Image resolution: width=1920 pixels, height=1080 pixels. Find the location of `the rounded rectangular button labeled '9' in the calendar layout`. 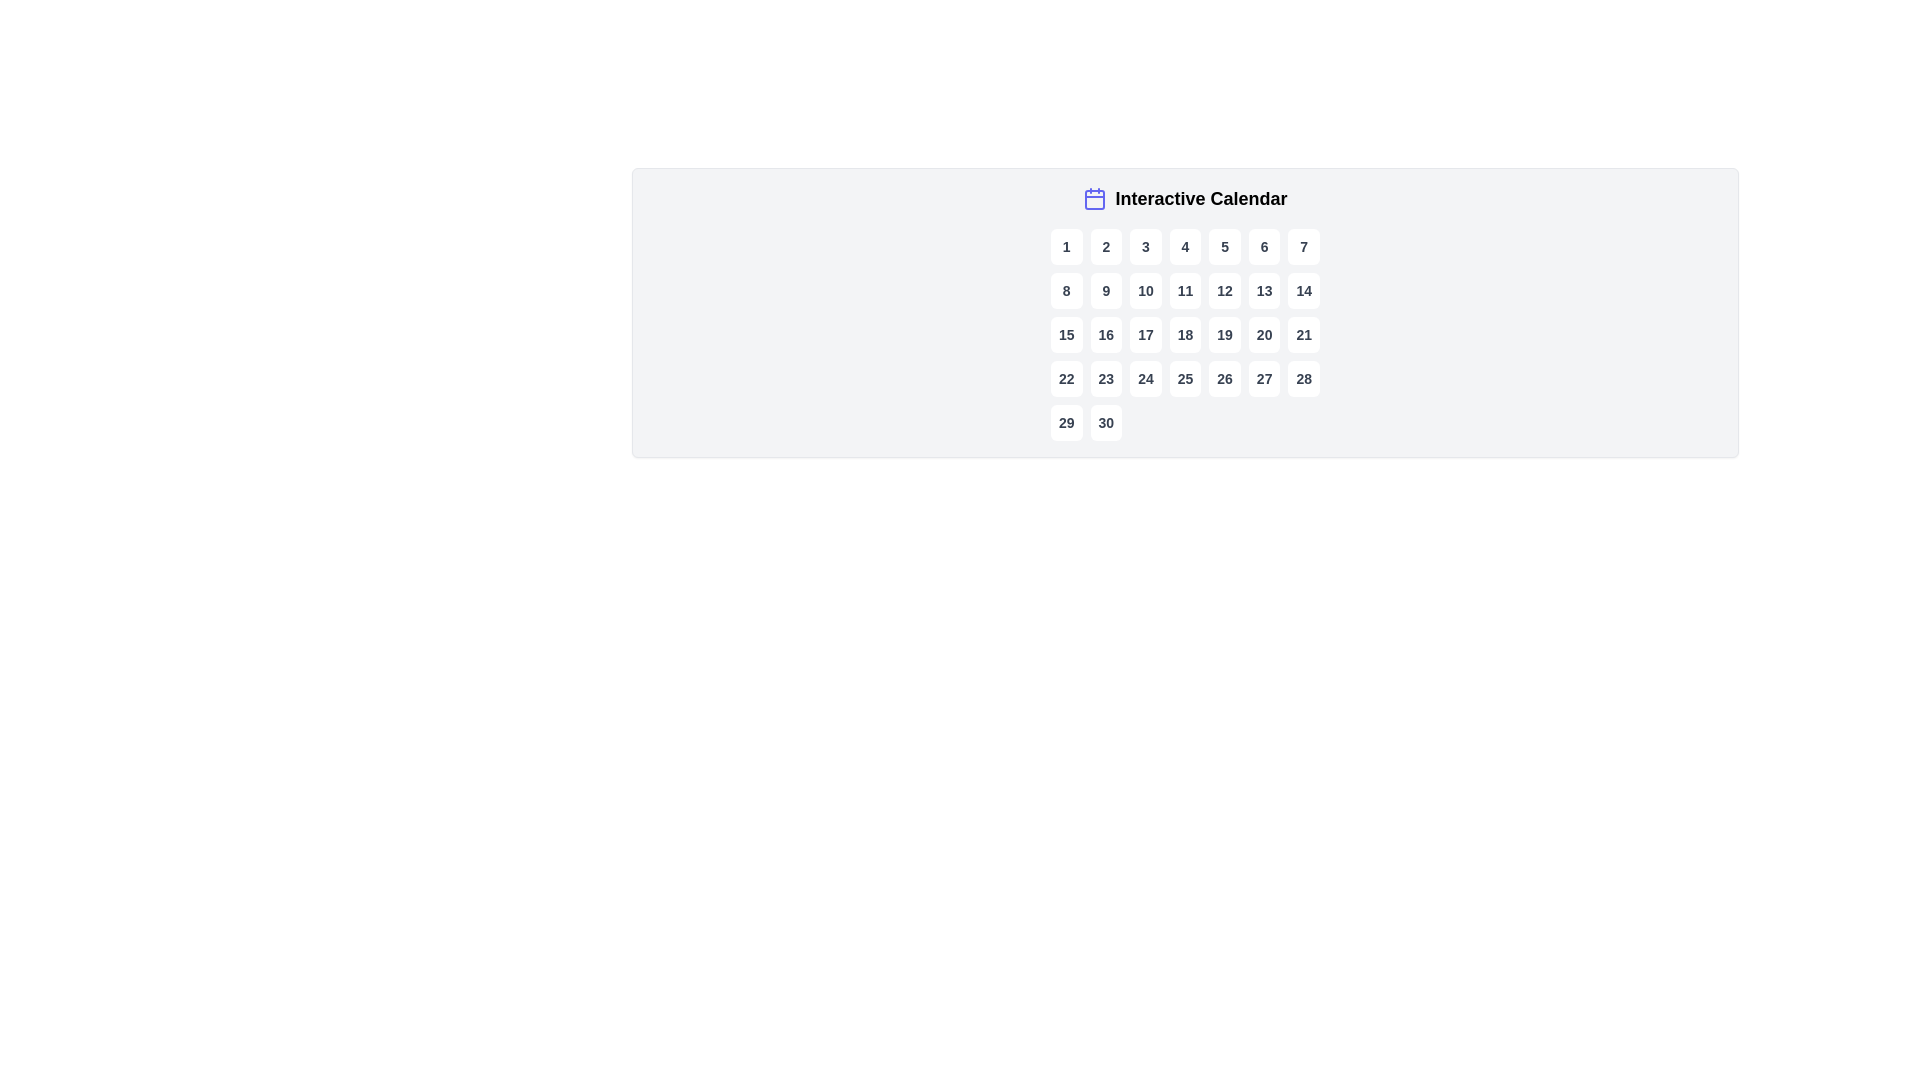

the rounded rectangular button labeled '9' in the calendar layout is located at coordinates (1105, 290).